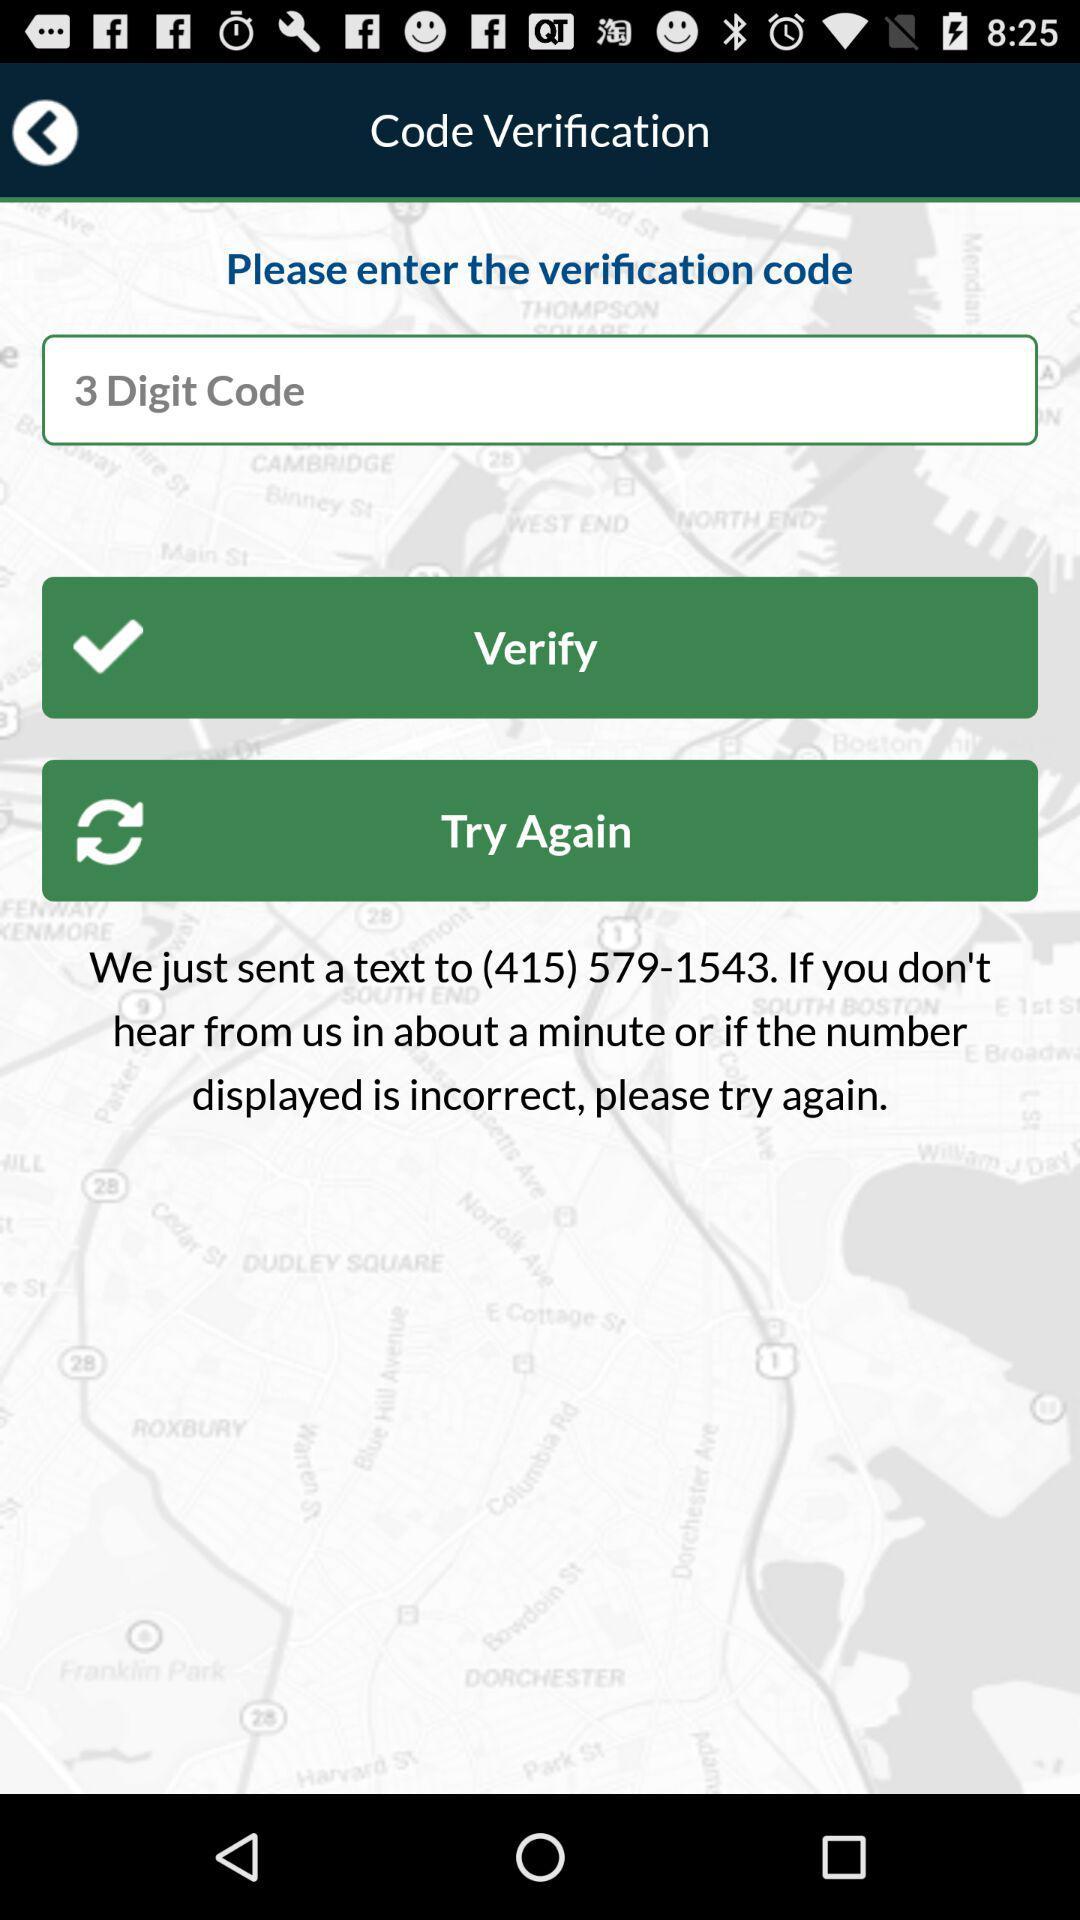 Image resolution: width=1080 pixels, height=1920 pixels. What do you see at coordinates (540, 389) in the screenshot?
I see `the verification code received` at bounding box center [540, 389].